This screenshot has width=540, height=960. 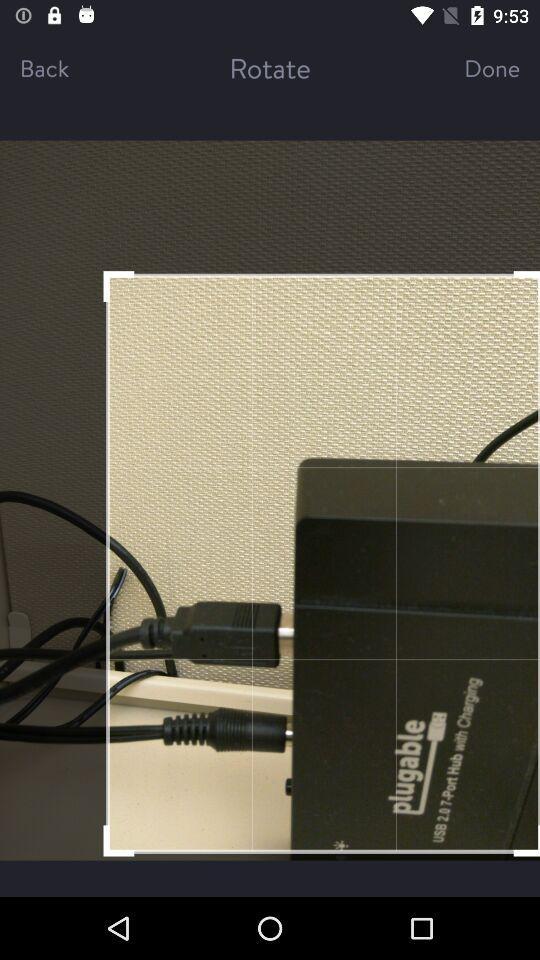 What do you see at coordinates (473, 67) in the screenshot?
I see `the icon next to the rotate` at bounding box center [473, 67].